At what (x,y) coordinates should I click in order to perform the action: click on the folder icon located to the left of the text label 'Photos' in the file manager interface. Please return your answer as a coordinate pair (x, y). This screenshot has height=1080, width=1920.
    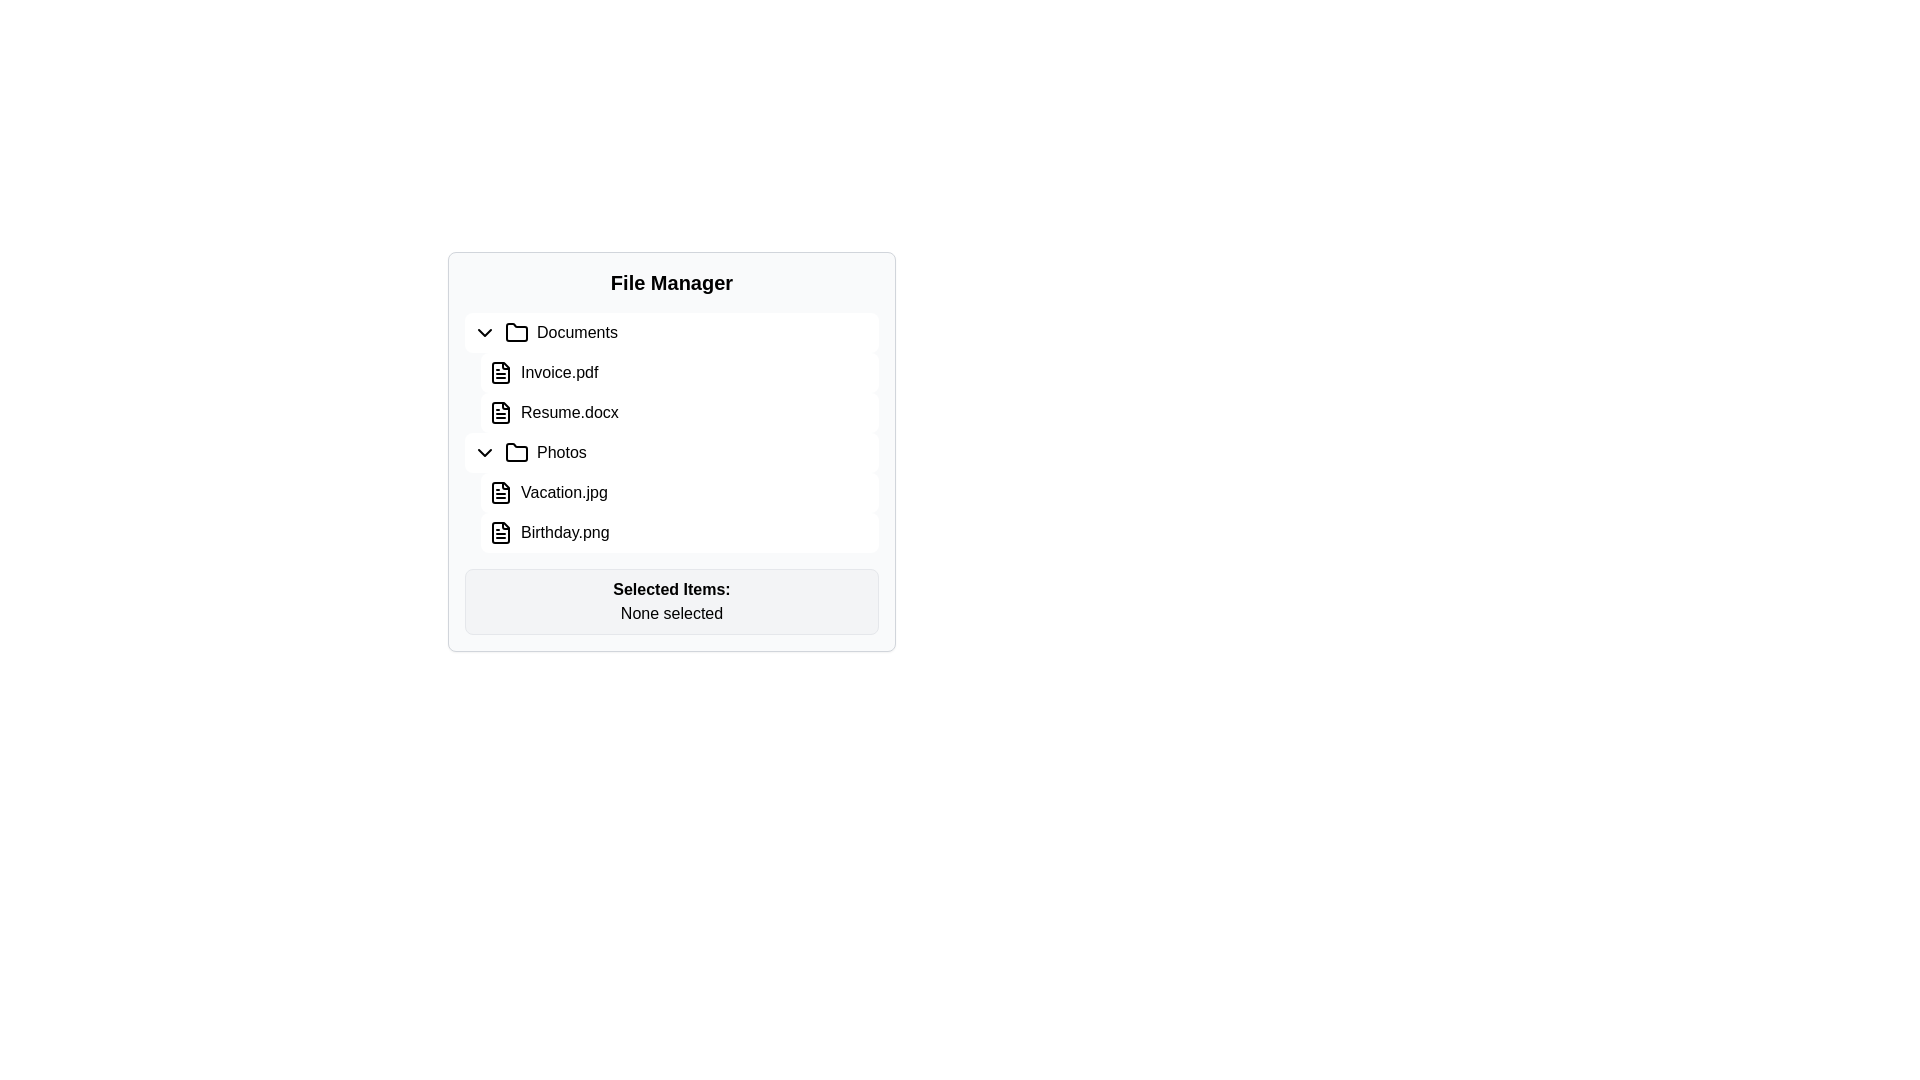
    Looking at the image, I should click on (517, 451).